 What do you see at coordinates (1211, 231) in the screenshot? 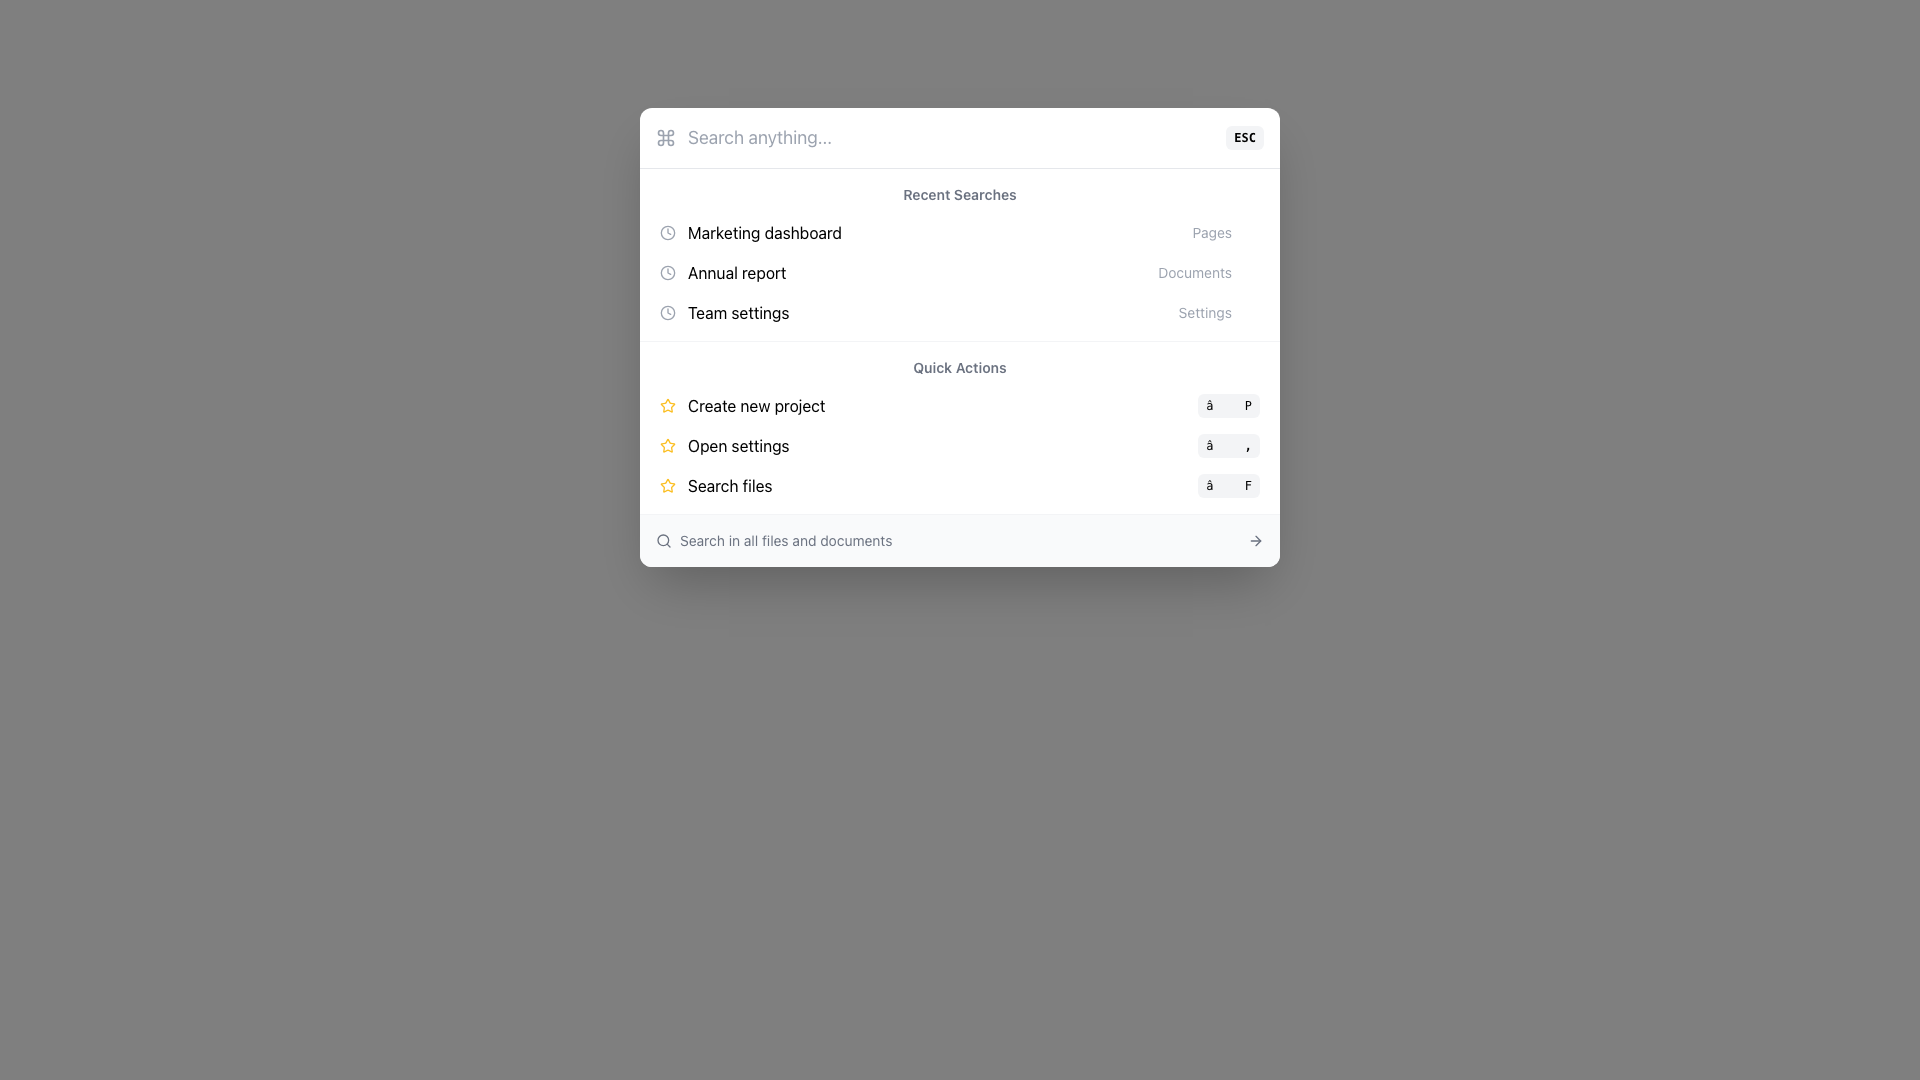
I see `the Text label that serves as a descriptor for the 'Marketing dashboard' entry, located on the right side of the group` at bounding box center [1211, 231].